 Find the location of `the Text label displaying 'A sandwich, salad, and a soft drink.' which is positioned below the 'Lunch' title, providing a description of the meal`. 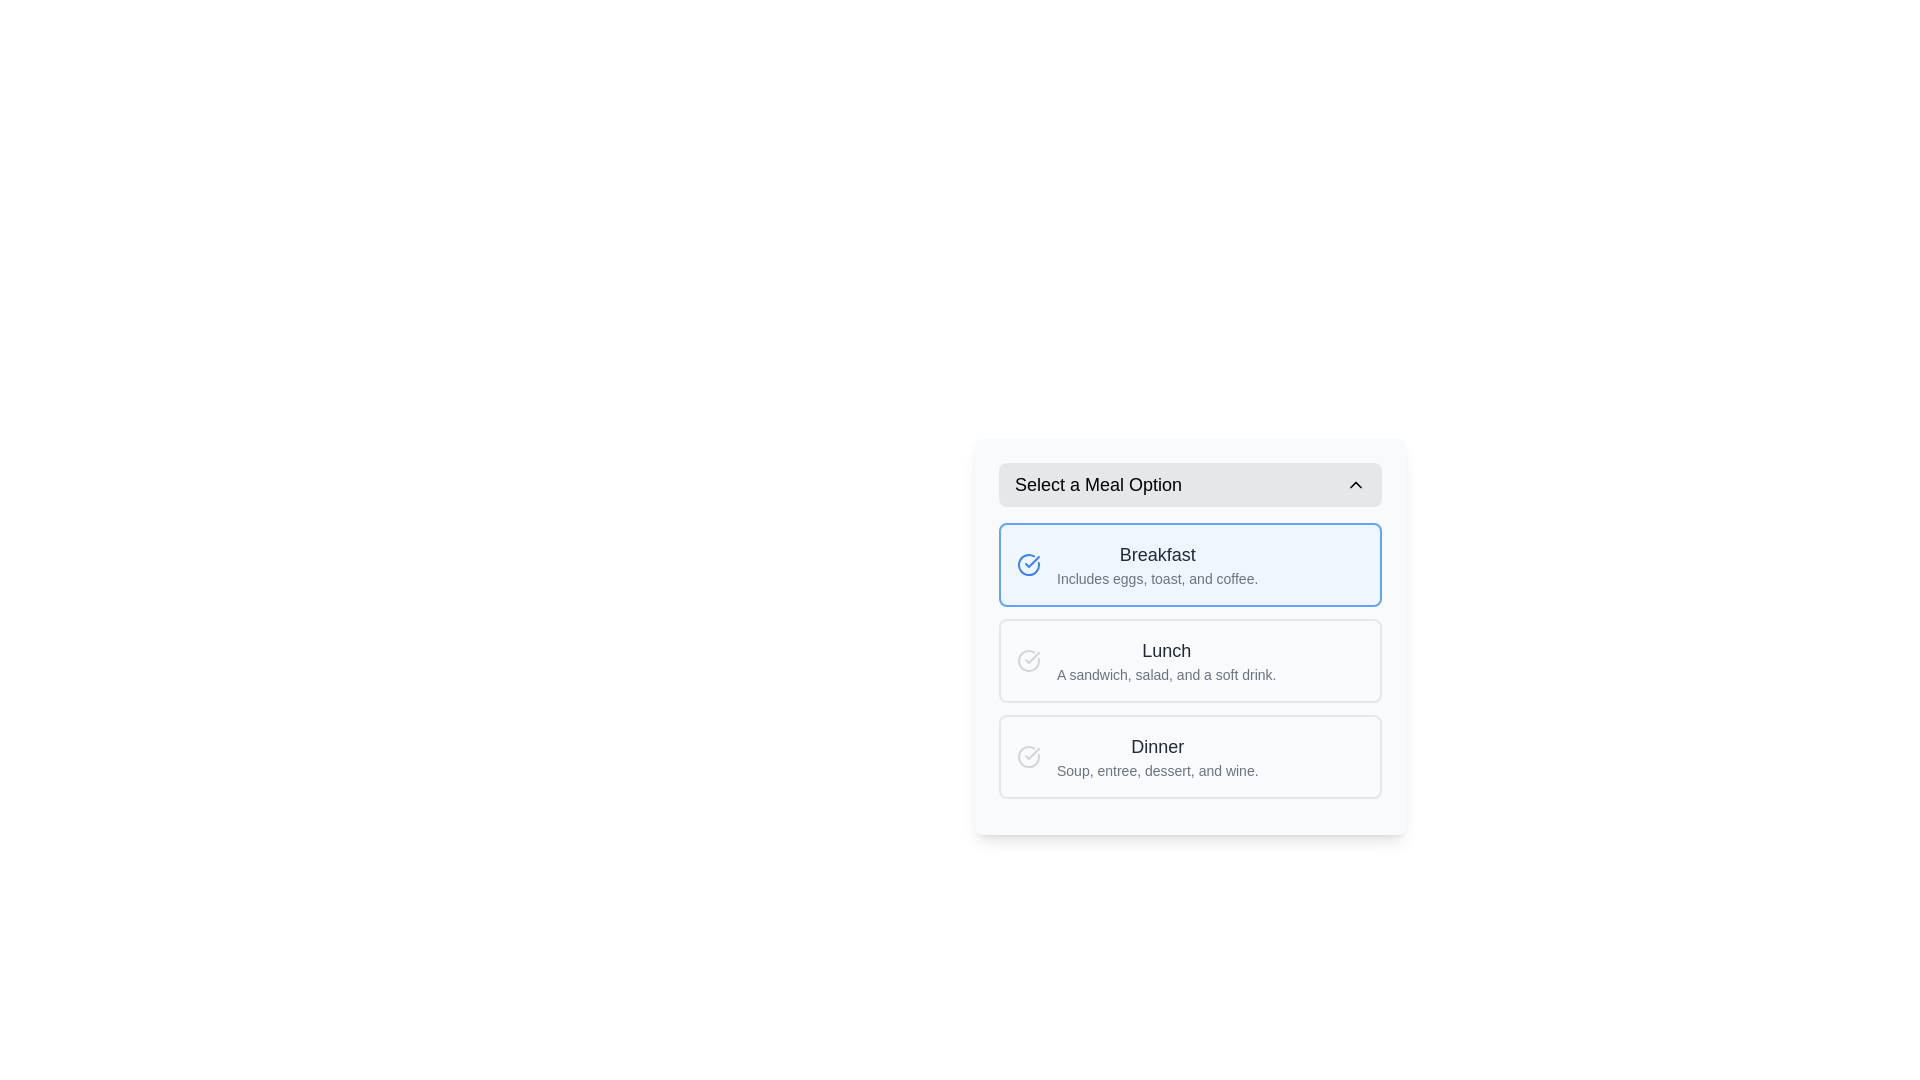

the Text label displaying 'A sandwich, salad, and a soft drink.' which is positioned below the 'Lunch' title, providing a description of the meal is located at coordinates (1166, 675).